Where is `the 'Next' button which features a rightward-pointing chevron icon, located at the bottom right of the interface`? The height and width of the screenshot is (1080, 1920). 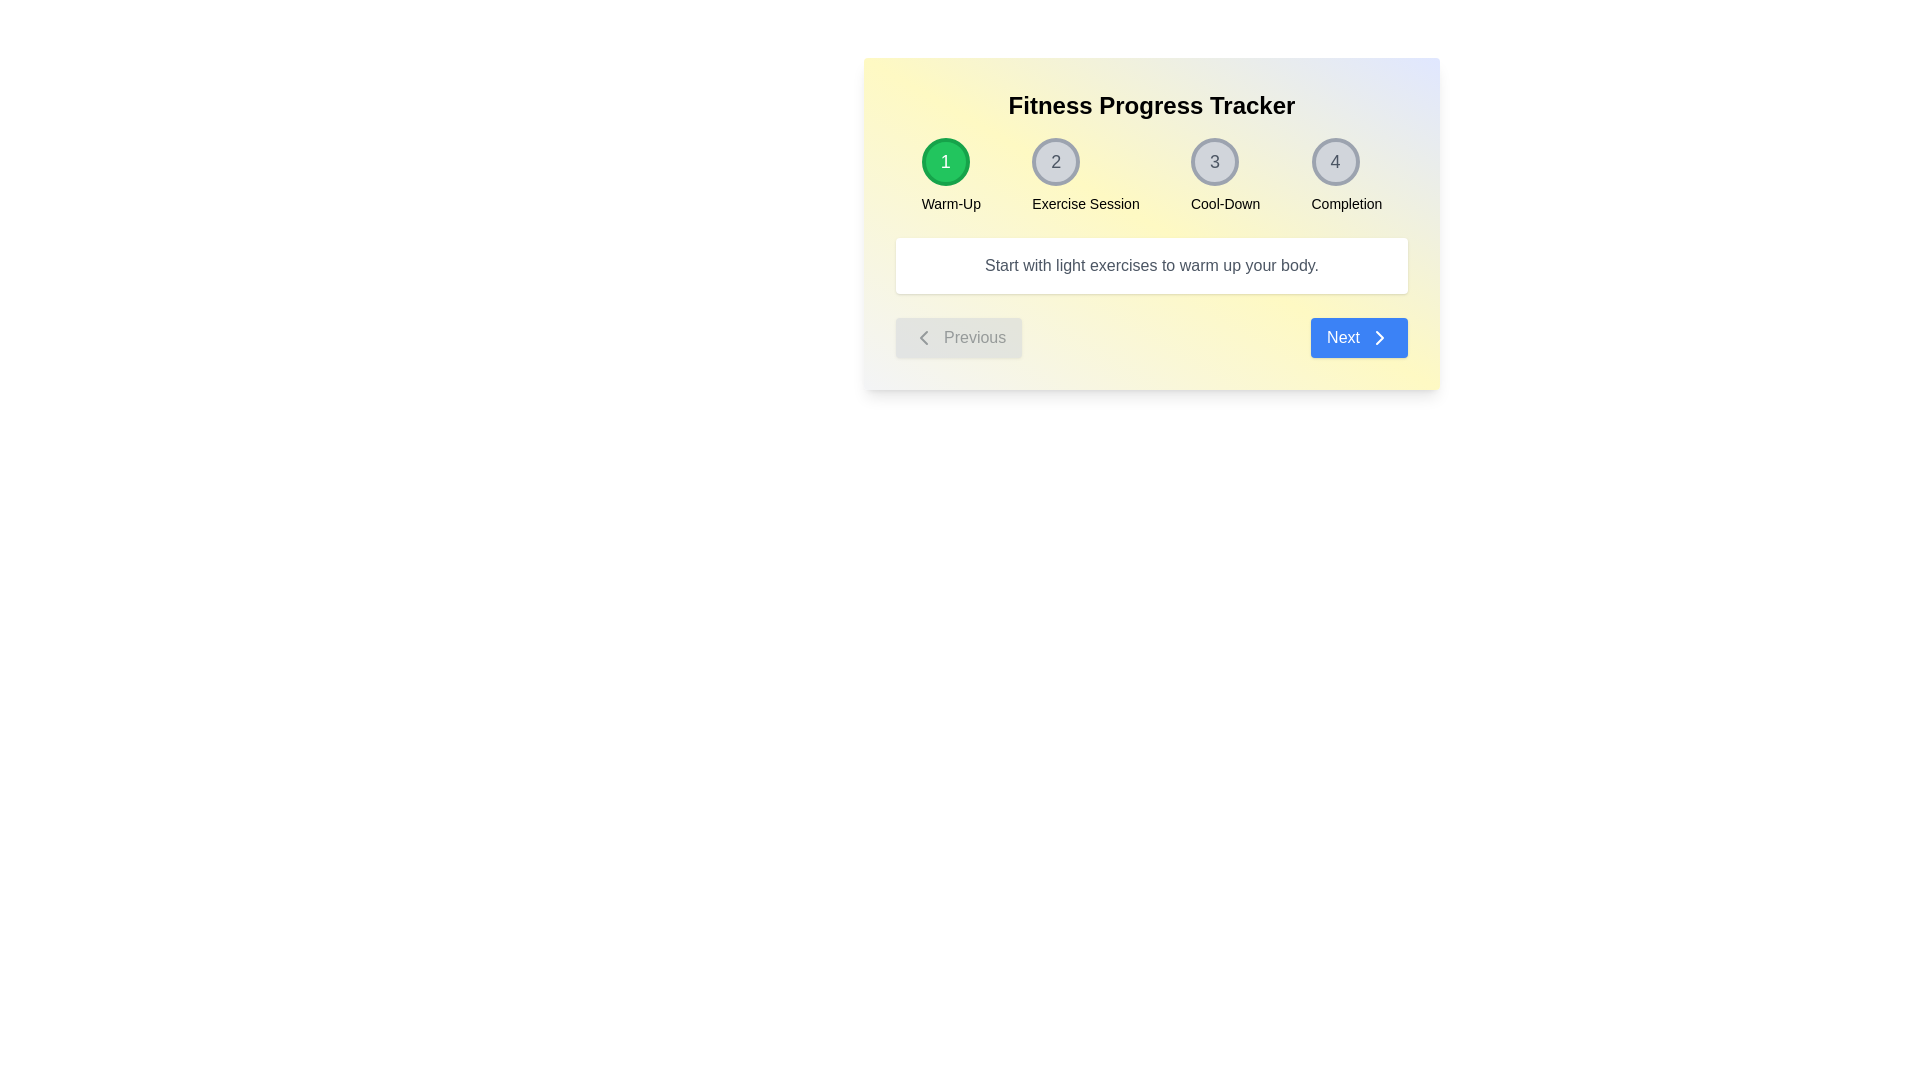 the 'Next' button which features a rightward-pointing chevron icon, located at the bottom right of the interface is located at coordinates (1379, 337).